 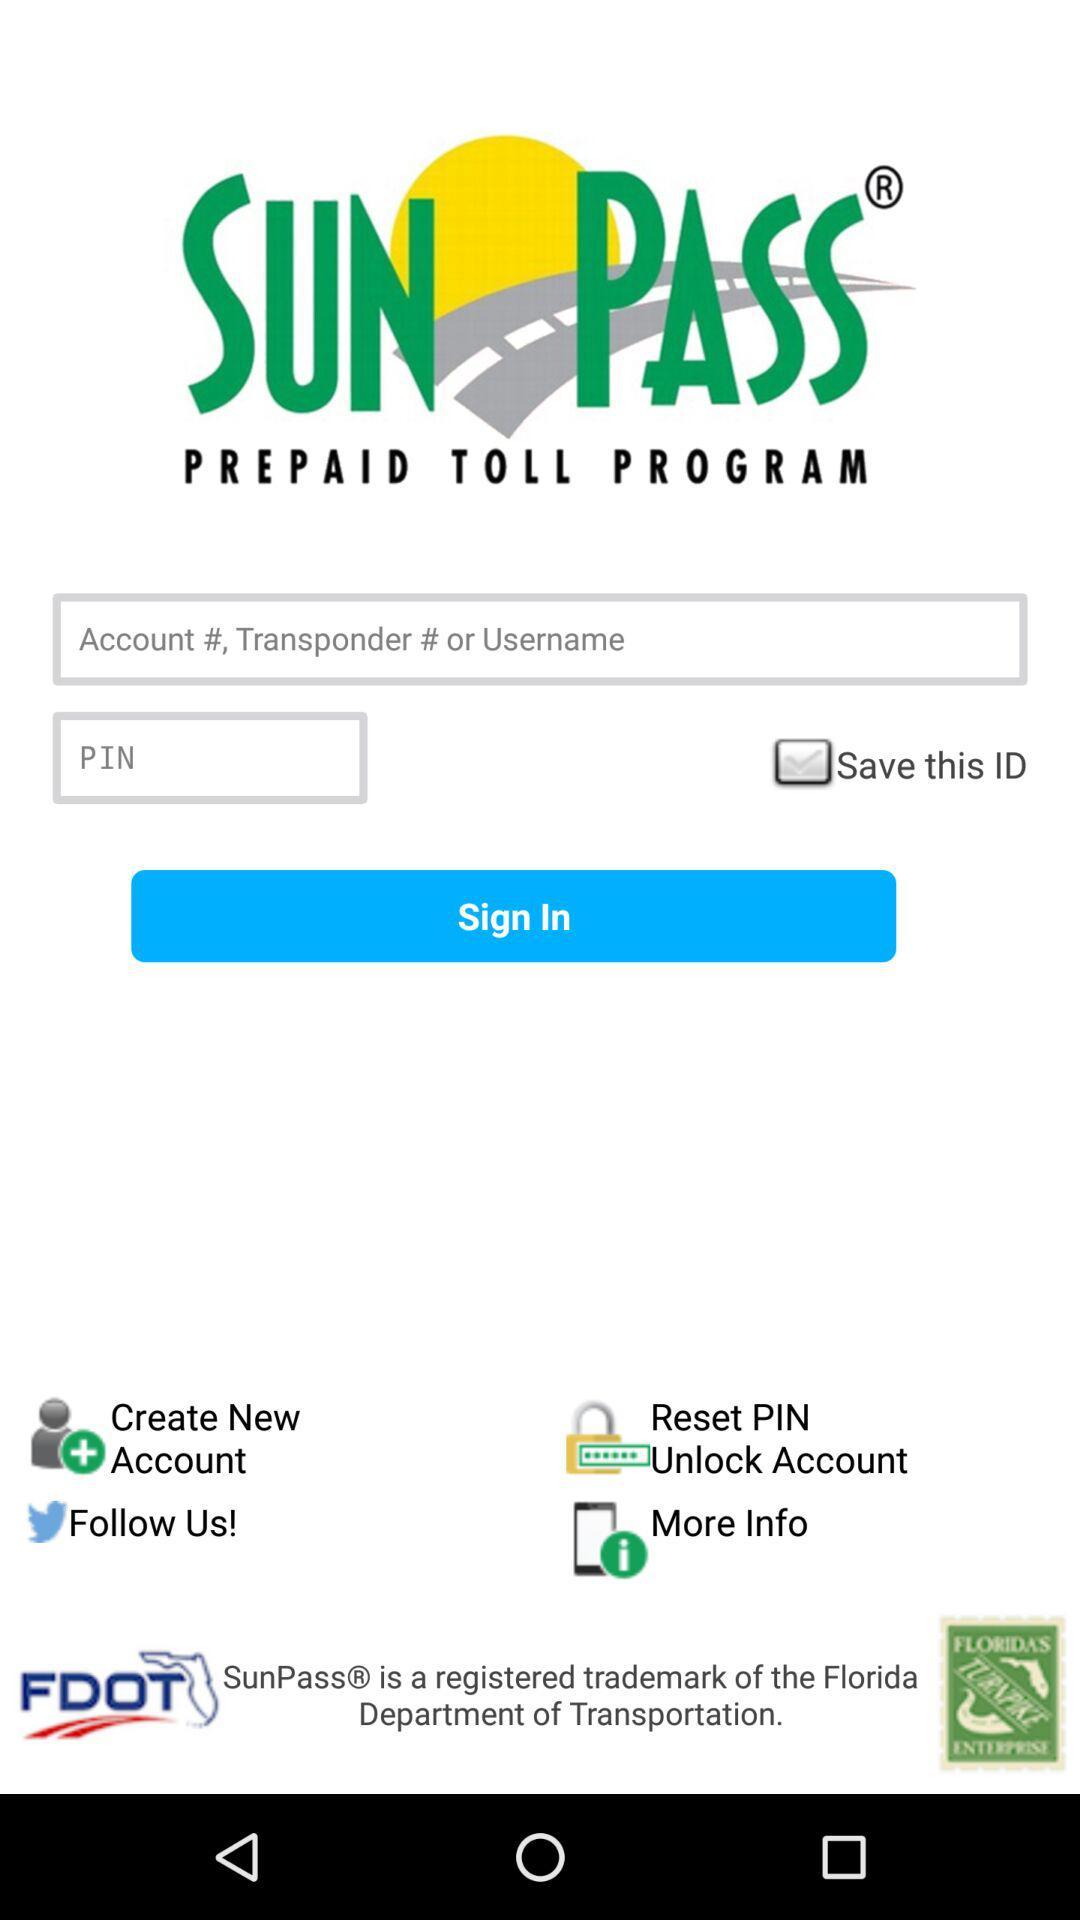 I want to click on item above create new, so click(x=512, y=915).